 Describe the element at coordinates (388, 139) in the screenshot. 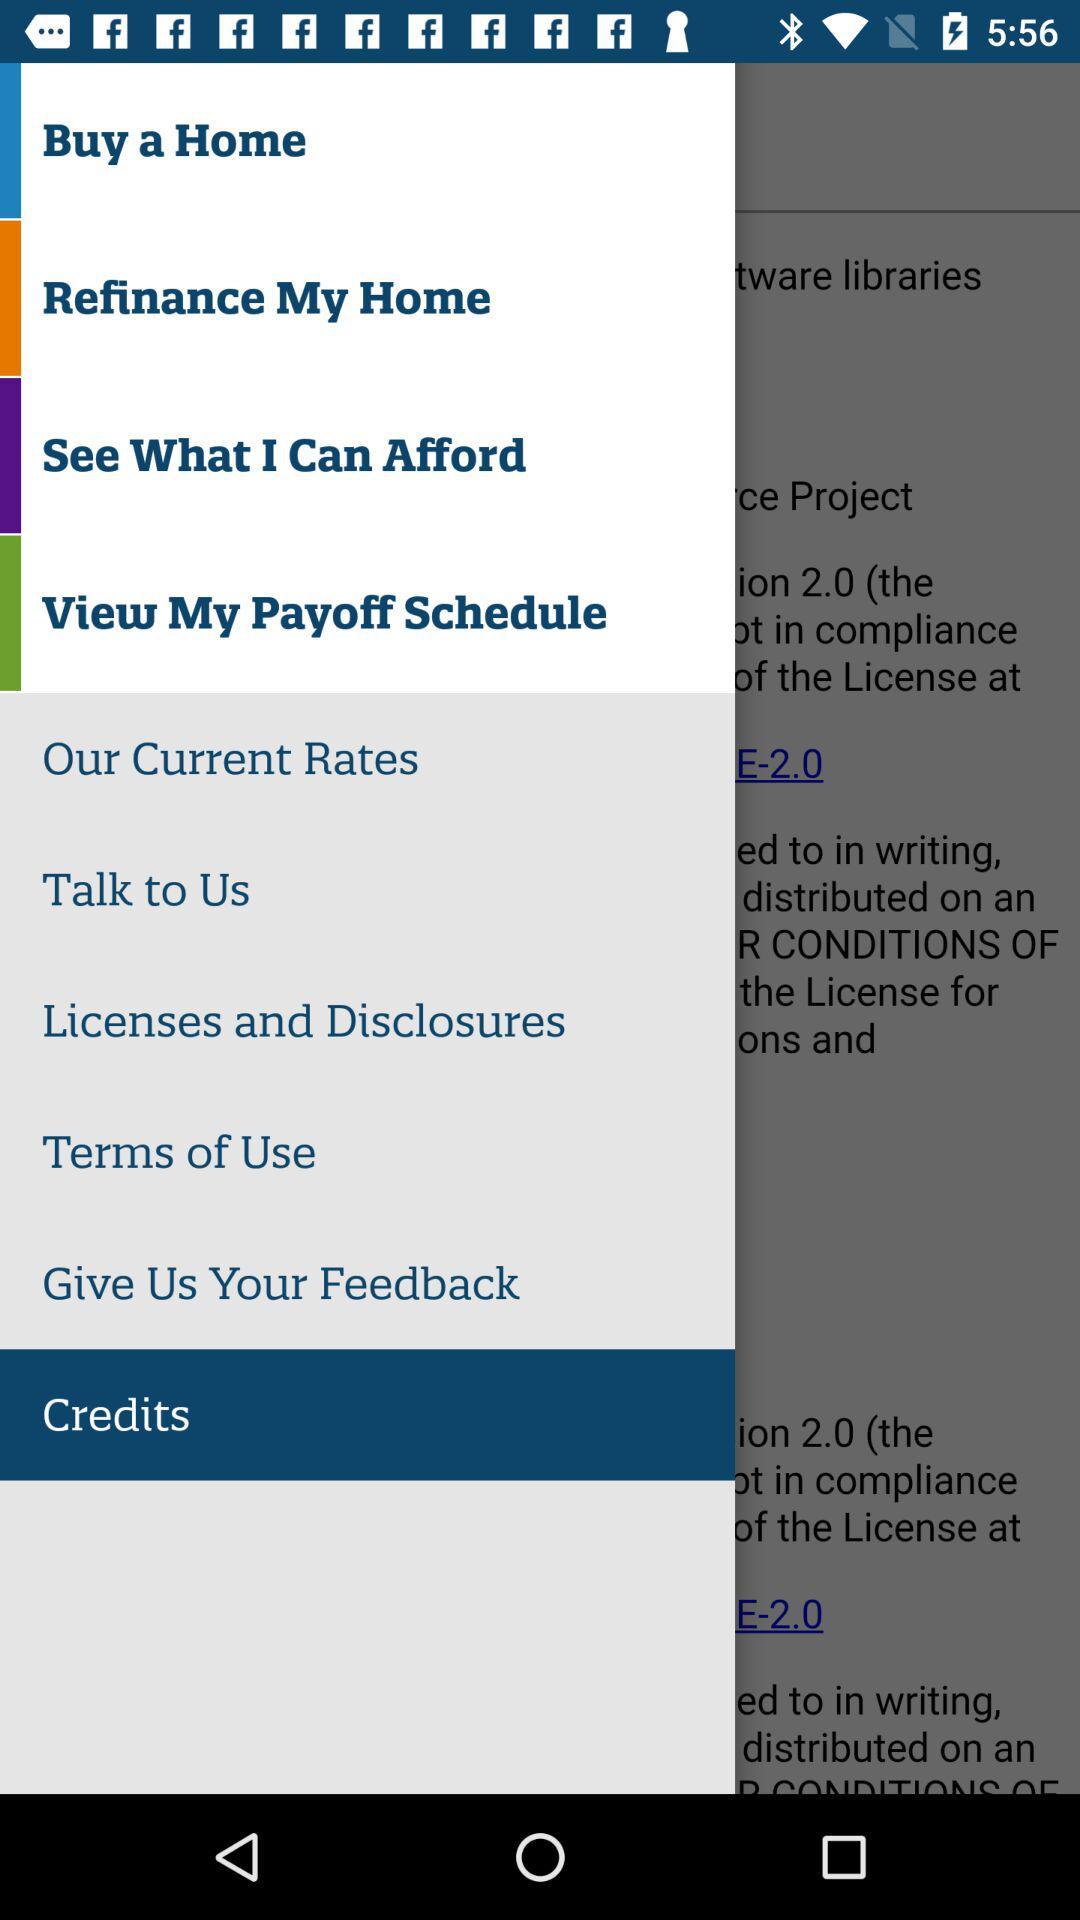

I see `the buy a home` at that location.